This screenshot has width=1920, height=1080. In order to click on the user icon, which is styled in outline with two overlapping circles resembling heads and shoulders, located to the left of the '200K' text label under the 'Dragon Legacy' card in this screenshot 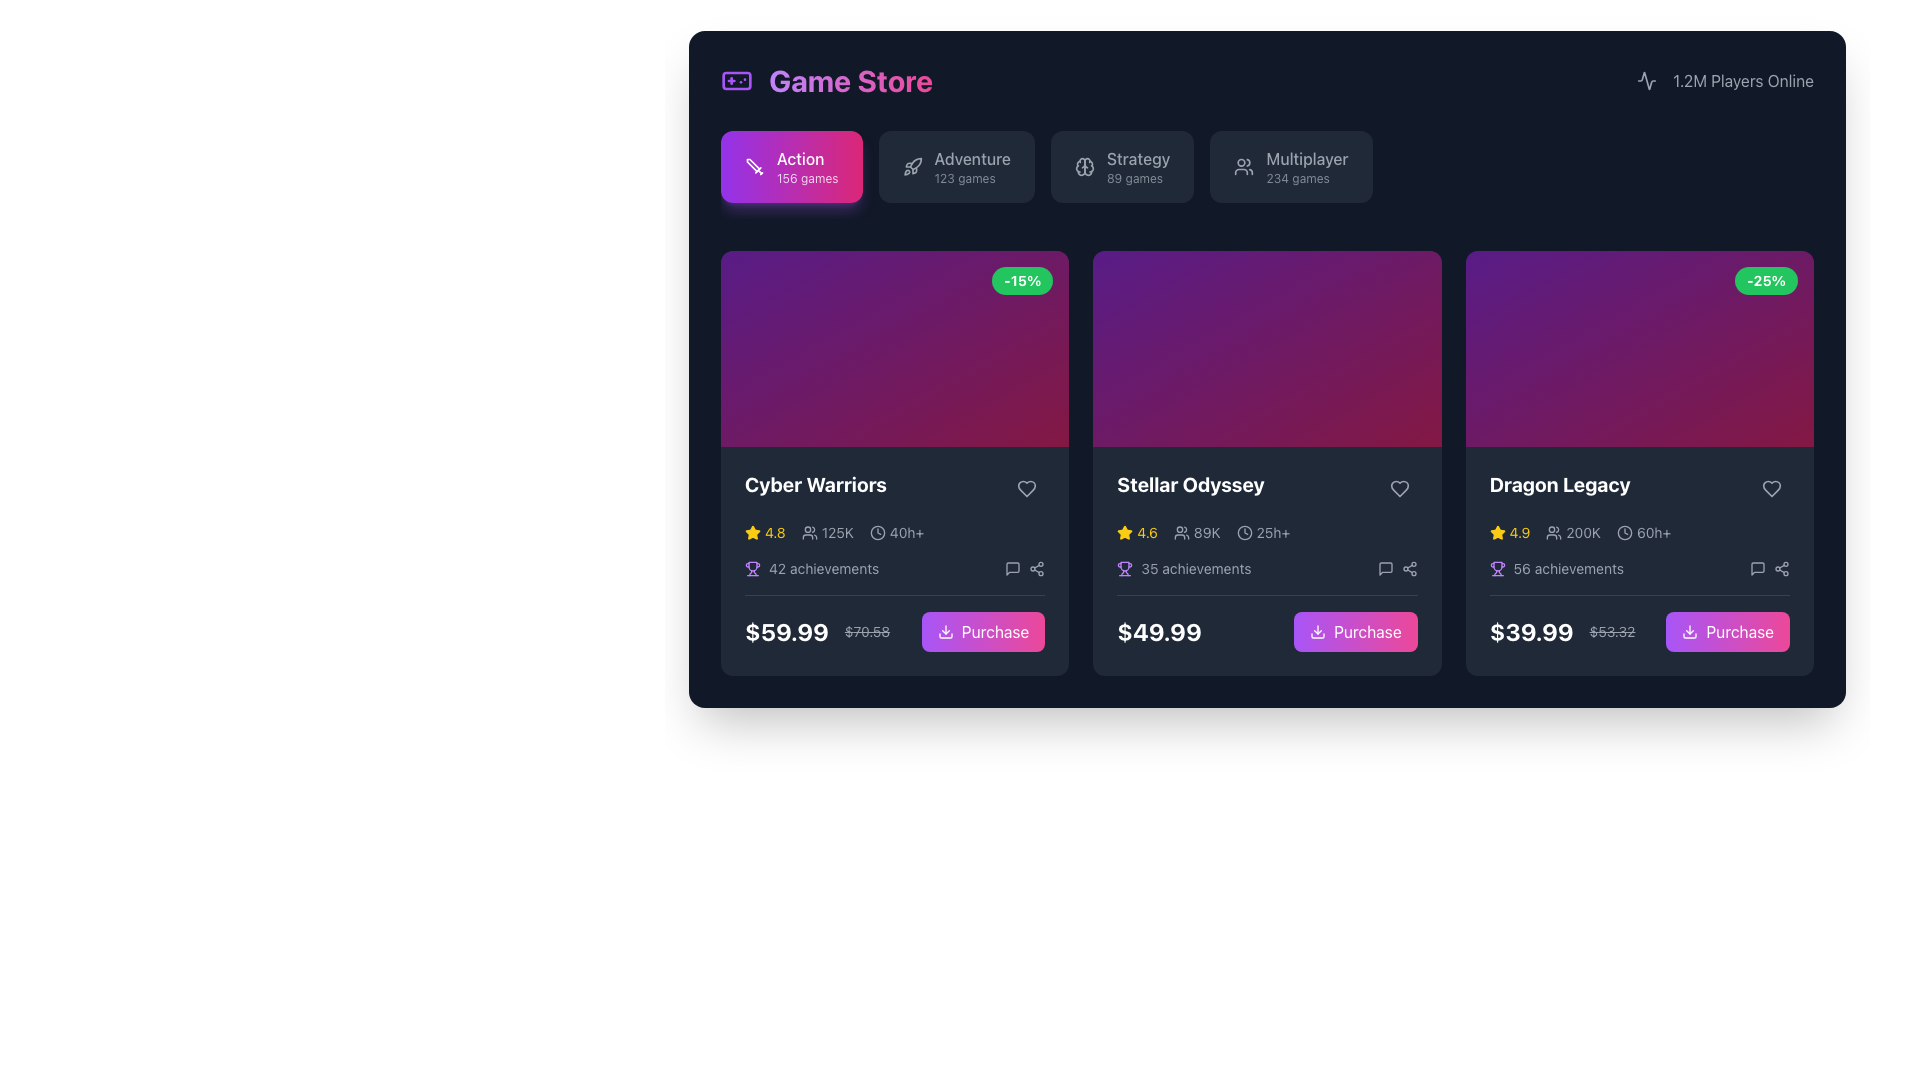, I will do `click(1553, 531)`.